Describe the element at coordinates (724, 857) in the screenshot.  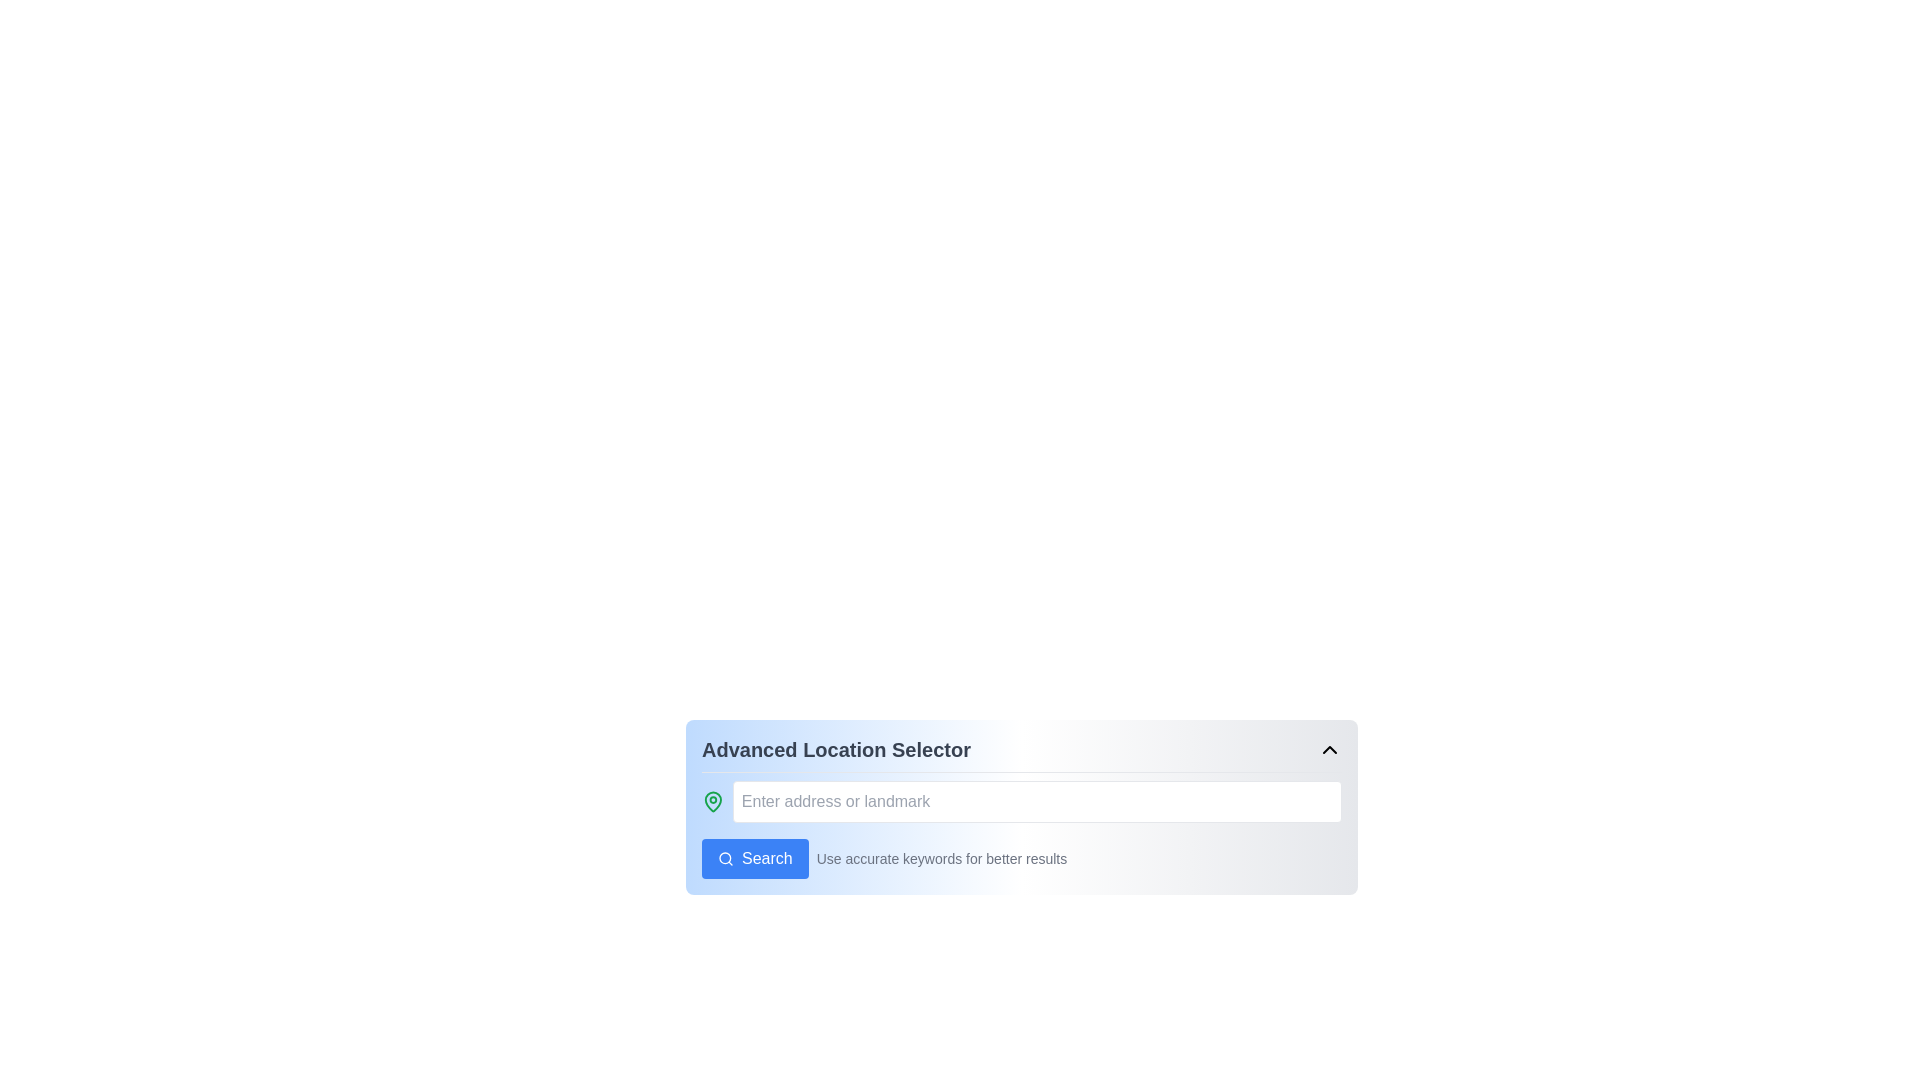
I see `the circle icon within the magnifying glass SVG graphic that is part of the blue 'Search' button` at that location.